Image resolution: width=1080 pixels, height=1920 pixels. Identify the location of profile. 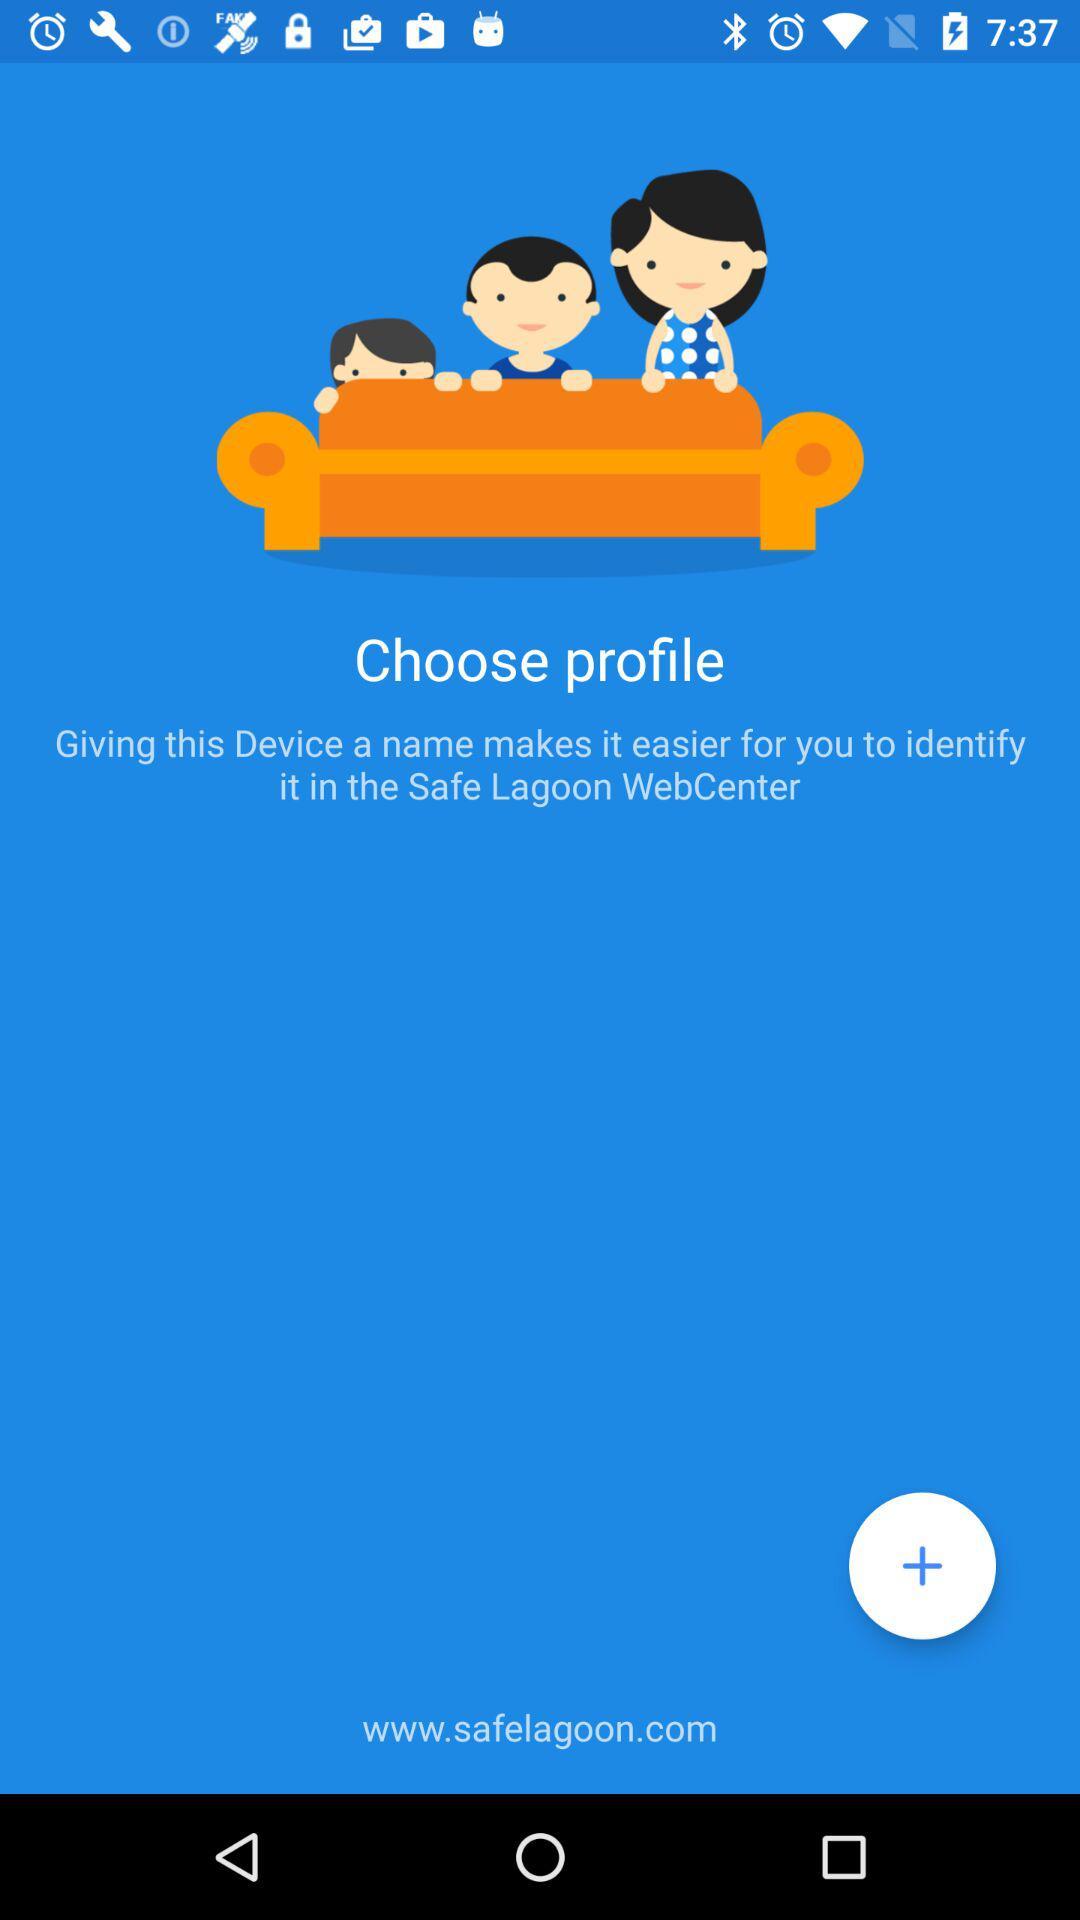
(922, 1564).